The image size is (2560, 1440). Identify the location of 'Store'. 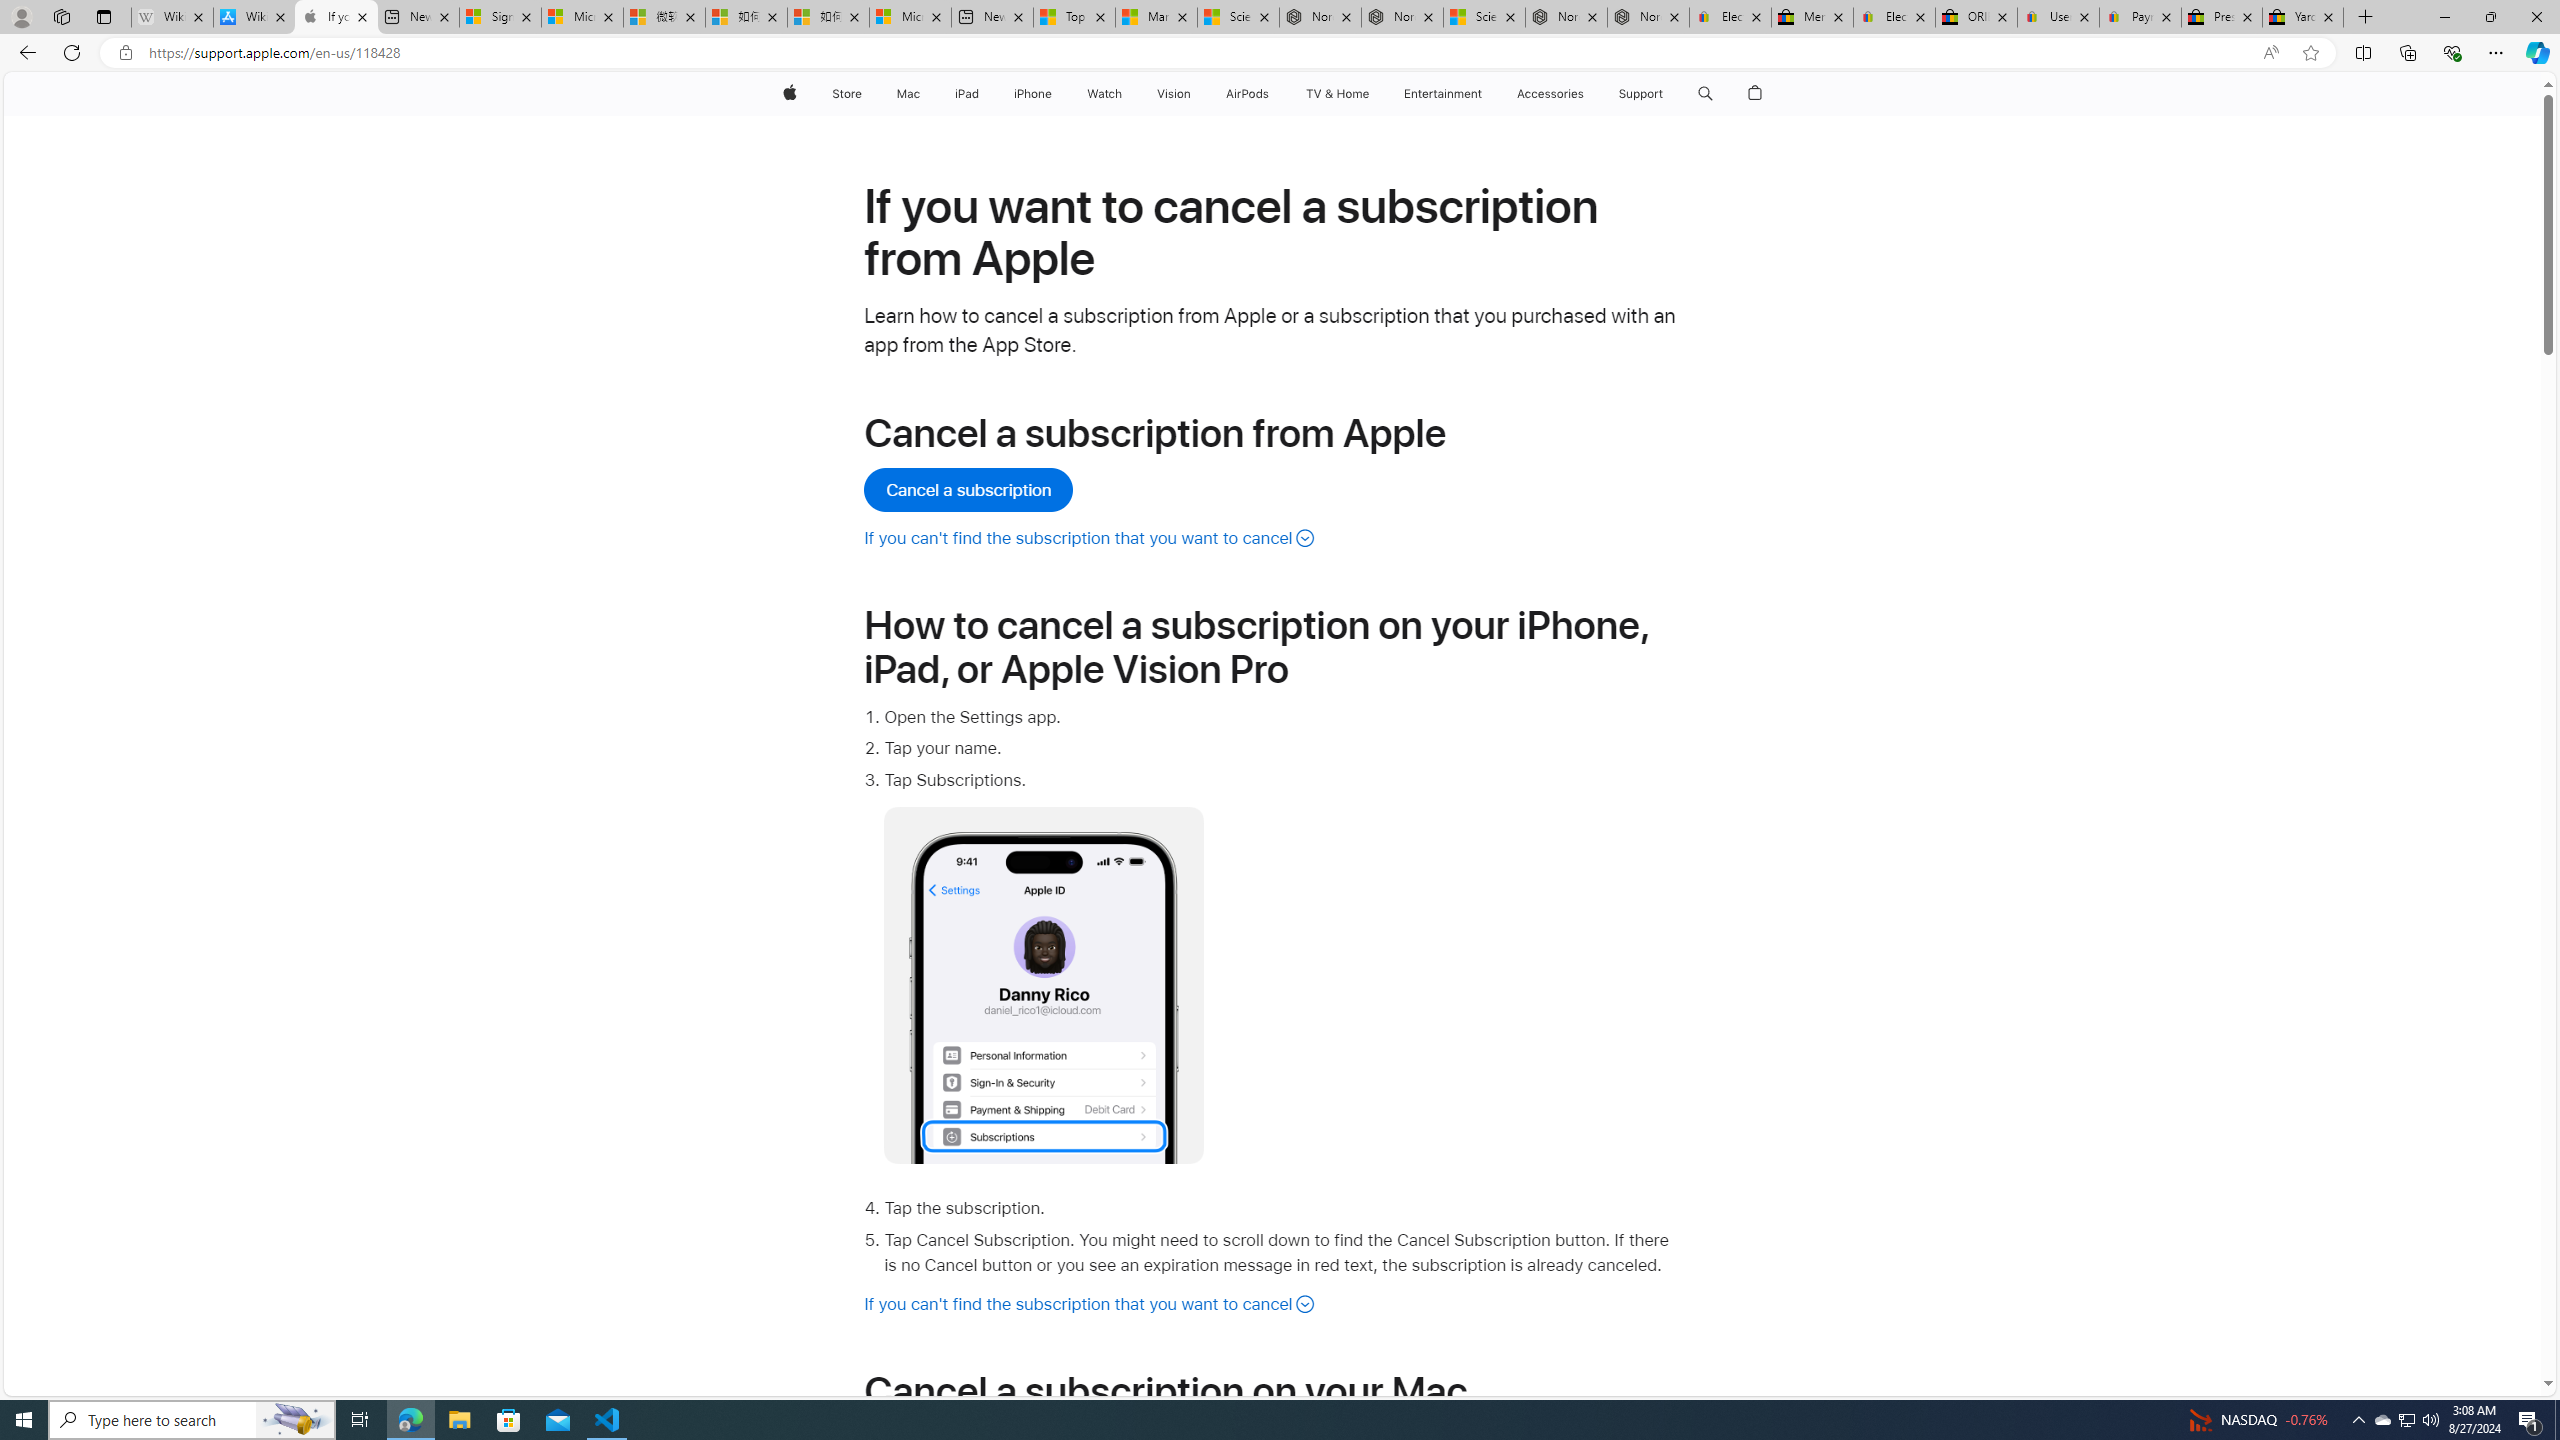
(845, 93).